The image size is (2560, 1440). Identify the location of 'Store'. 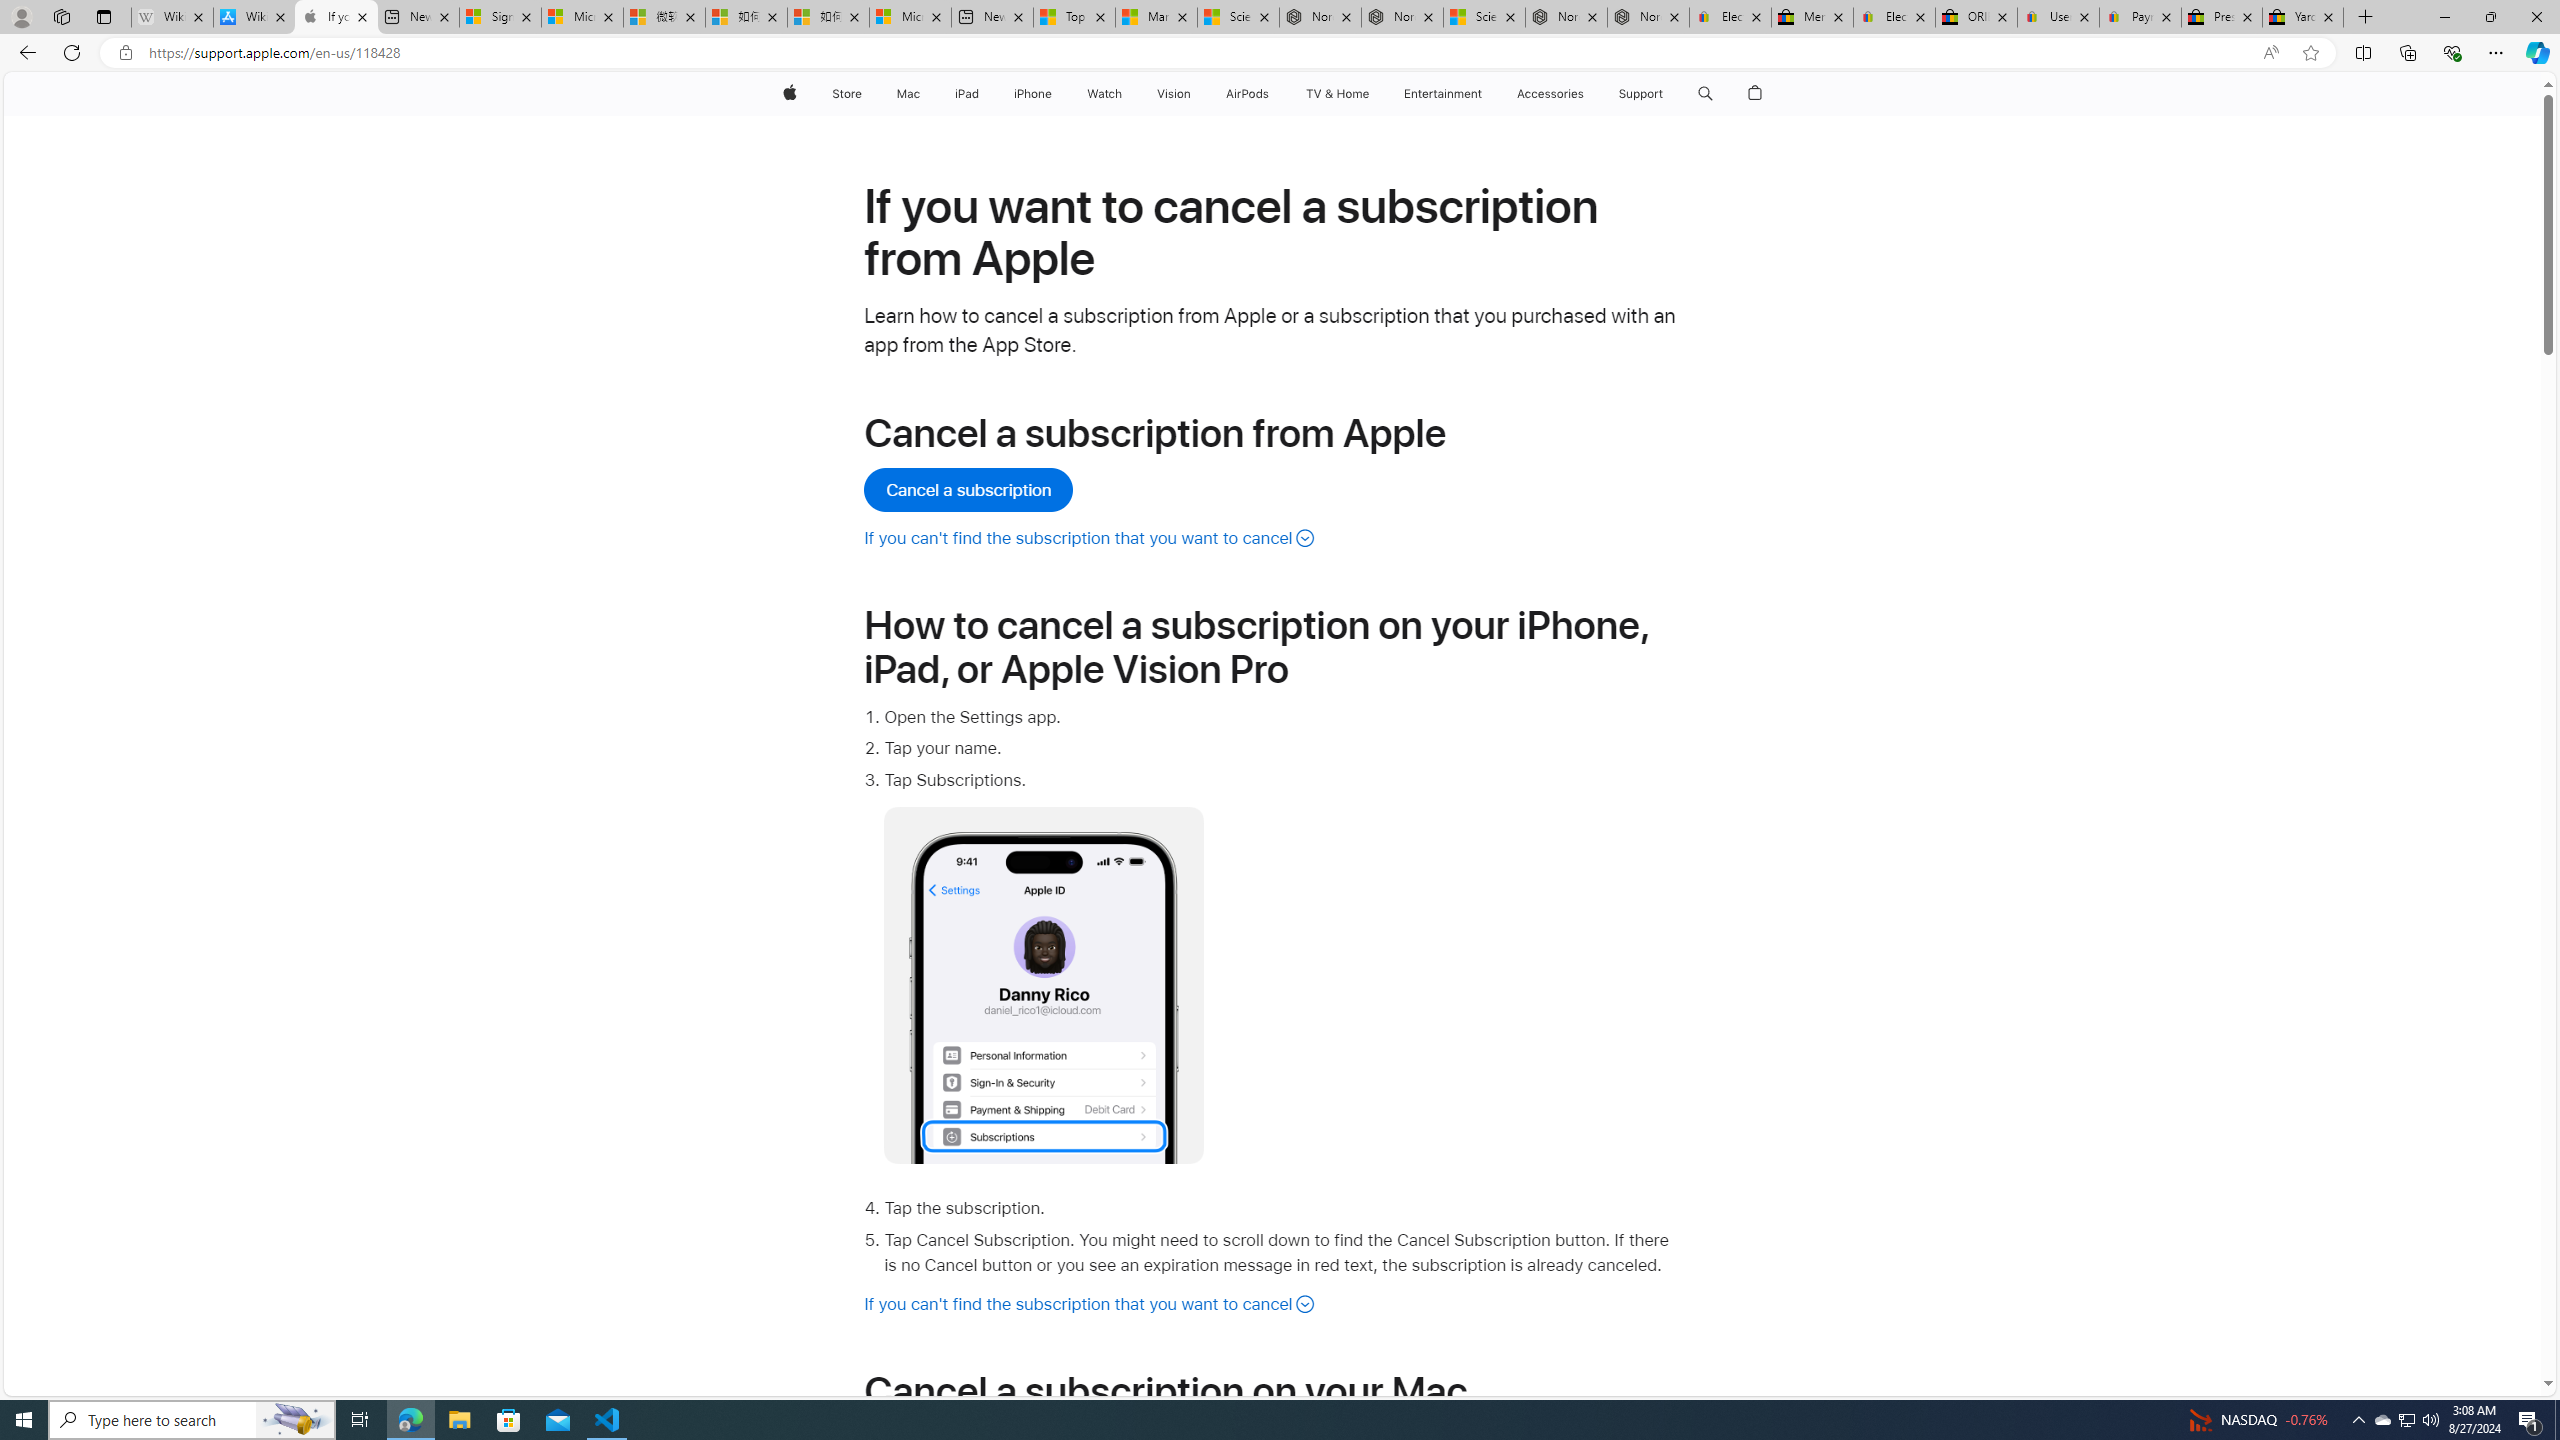
(845, 93).